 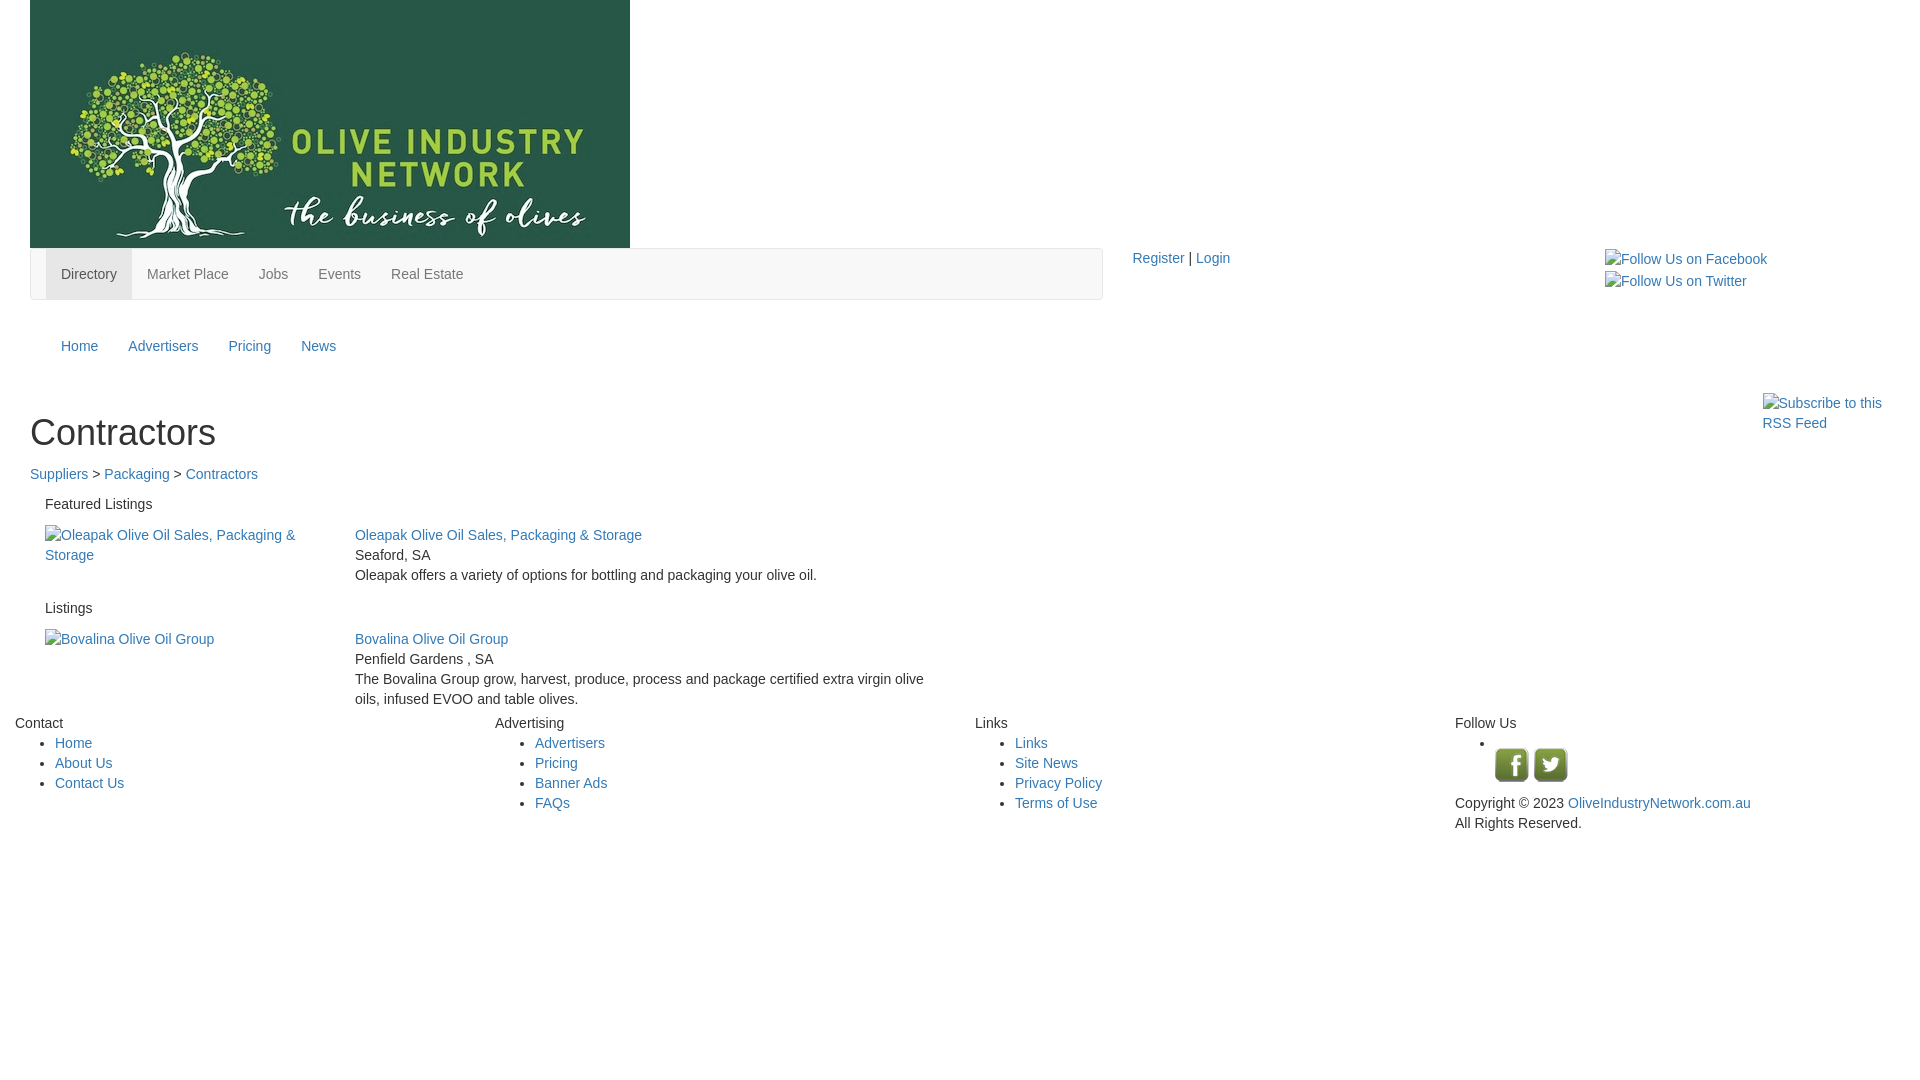 I want to click on 'OliveIndustryNetwork.com.au', so click(x=1567, y=801).